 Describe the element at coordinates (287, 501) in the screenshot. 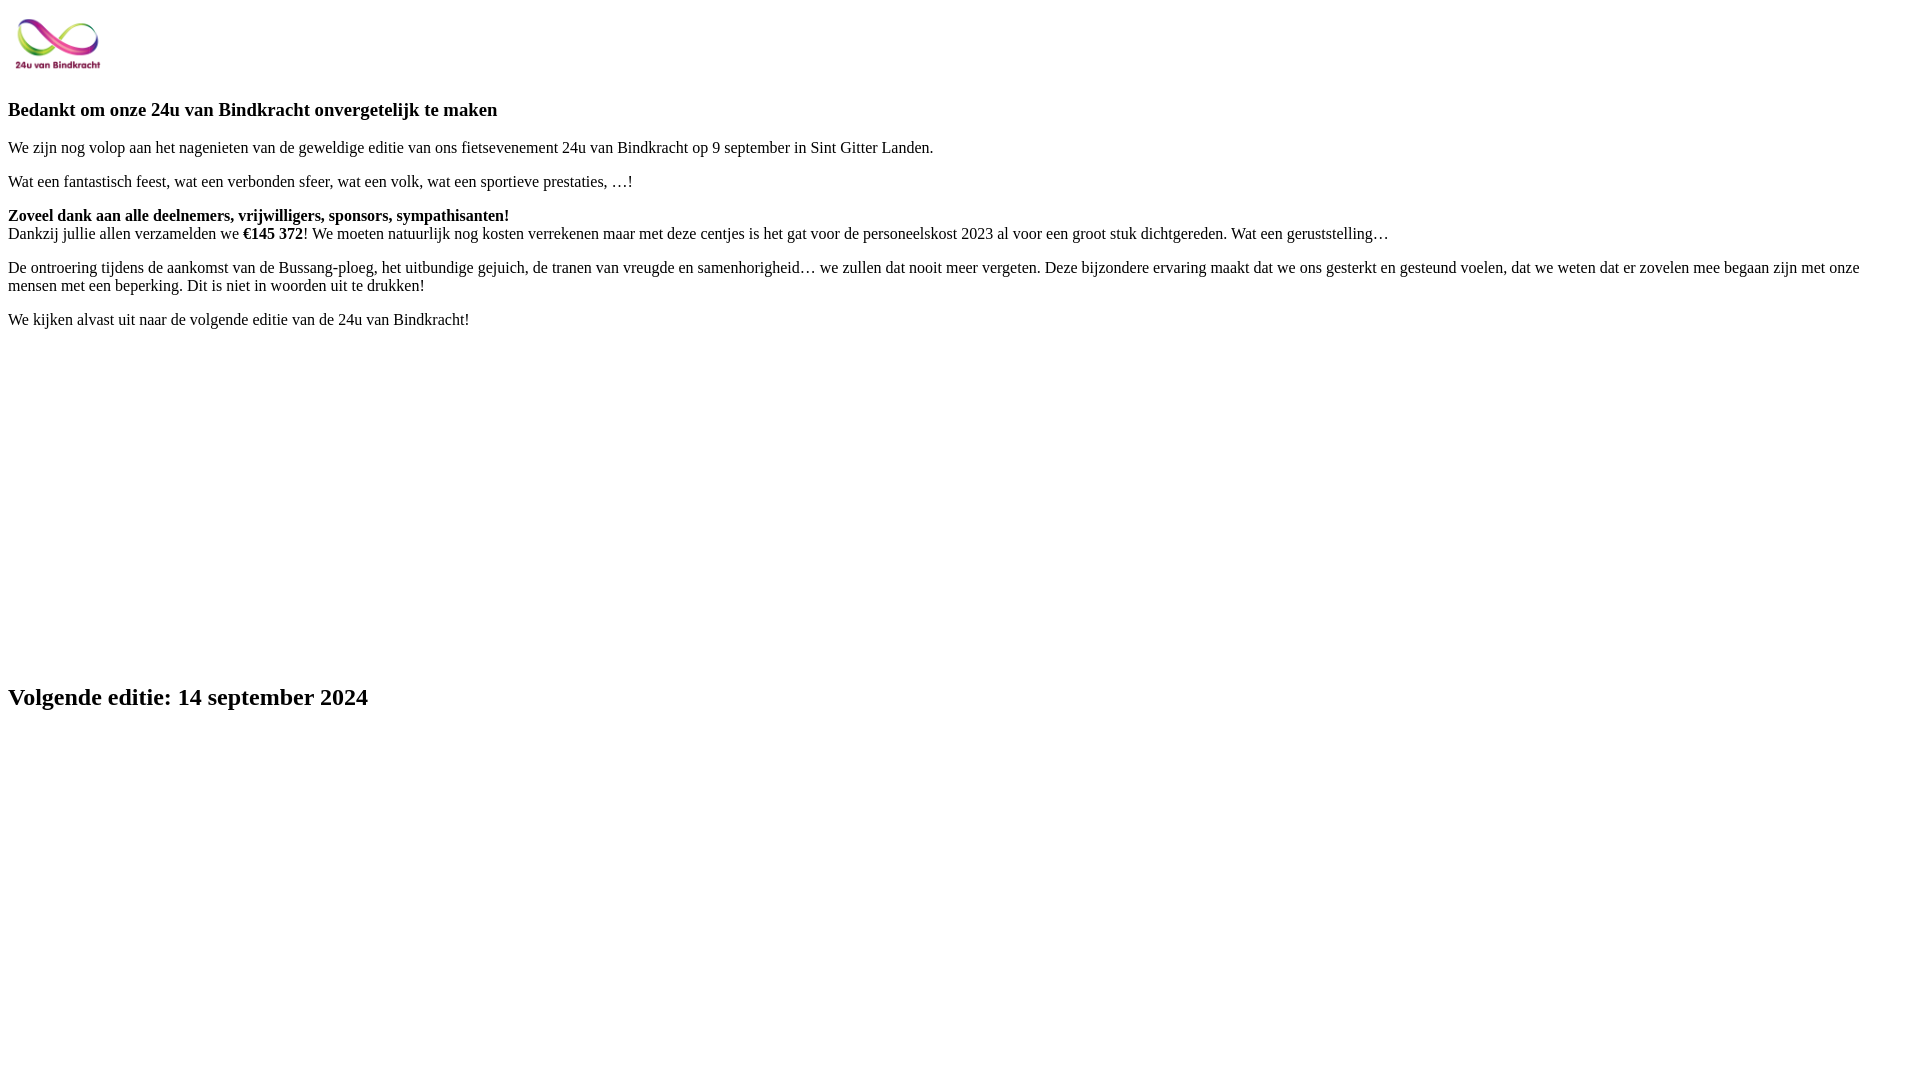

I see `'YouTube video player'` at that location.